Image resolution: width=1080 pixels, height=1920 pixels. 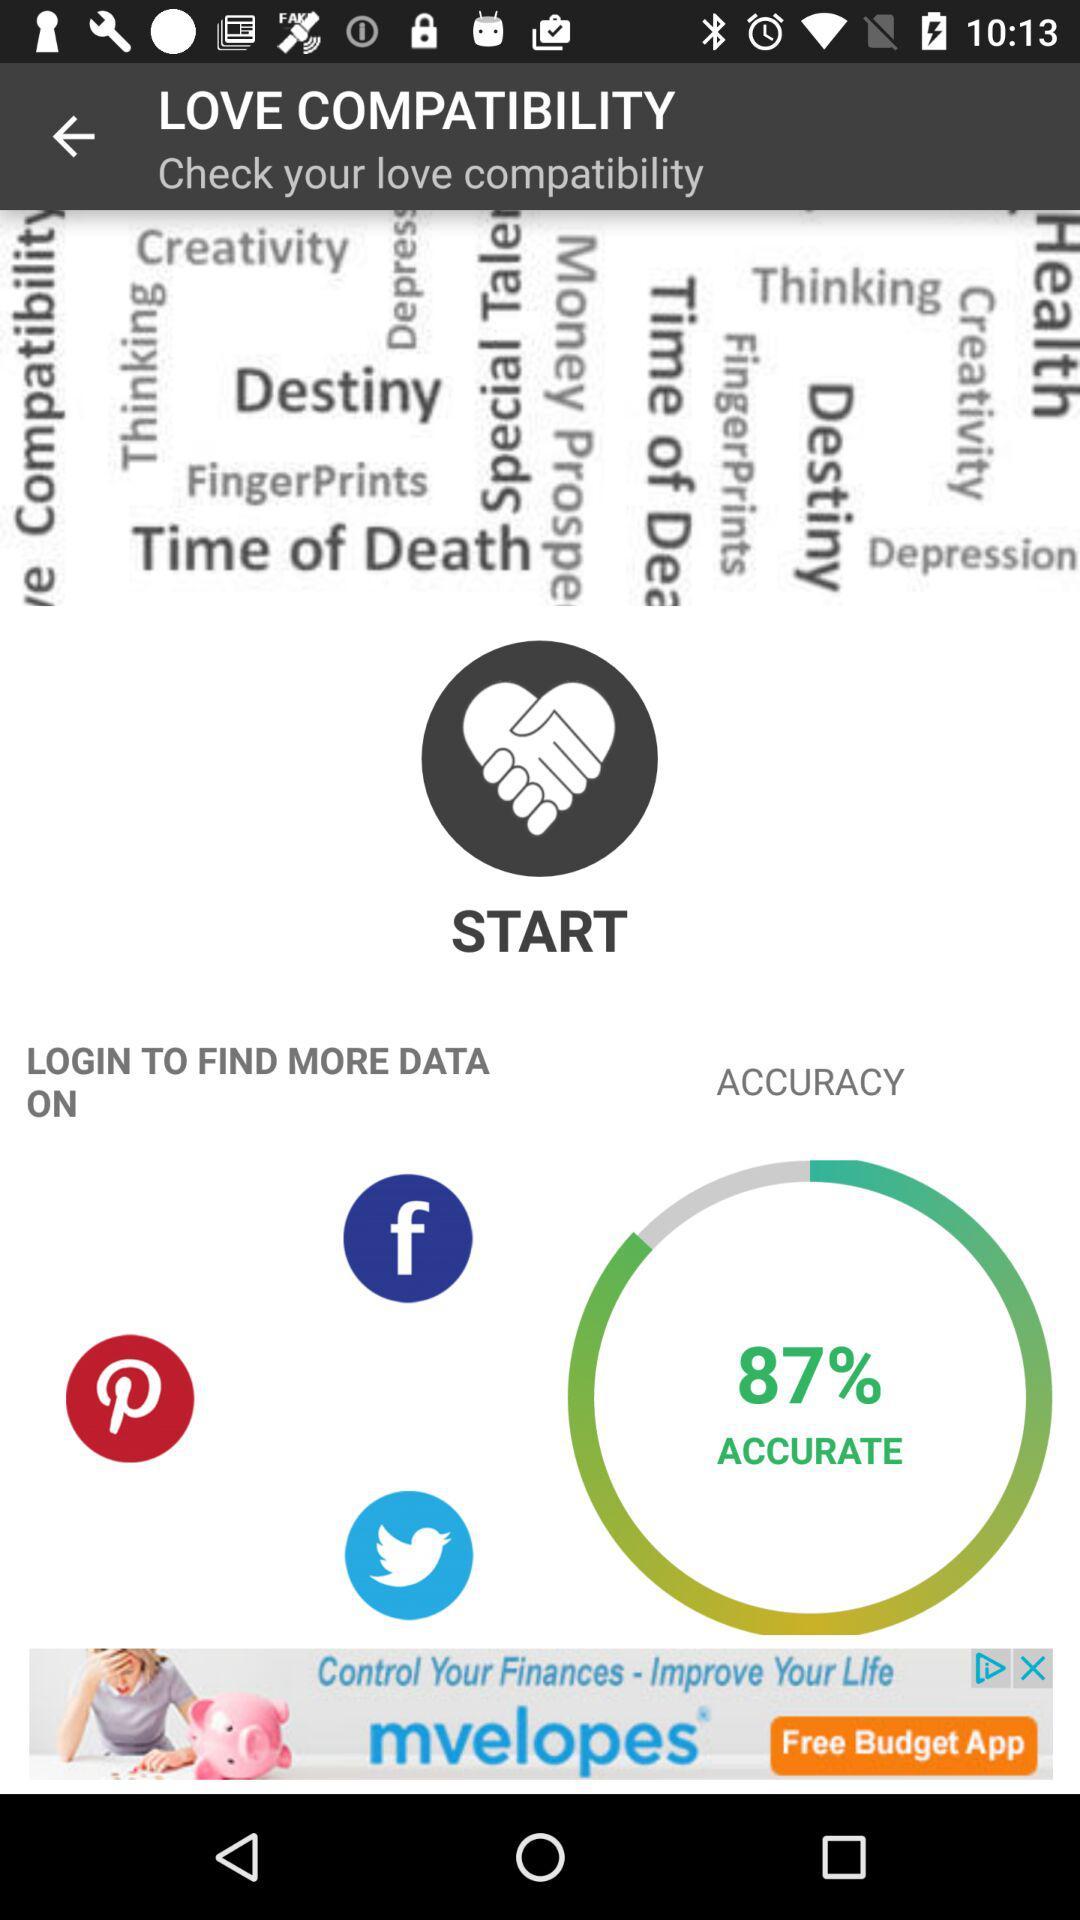 What do you see at coordinates (407, 1555) in the screenshot?
I see `the twitter icon` at bounding box center [407, 1555].